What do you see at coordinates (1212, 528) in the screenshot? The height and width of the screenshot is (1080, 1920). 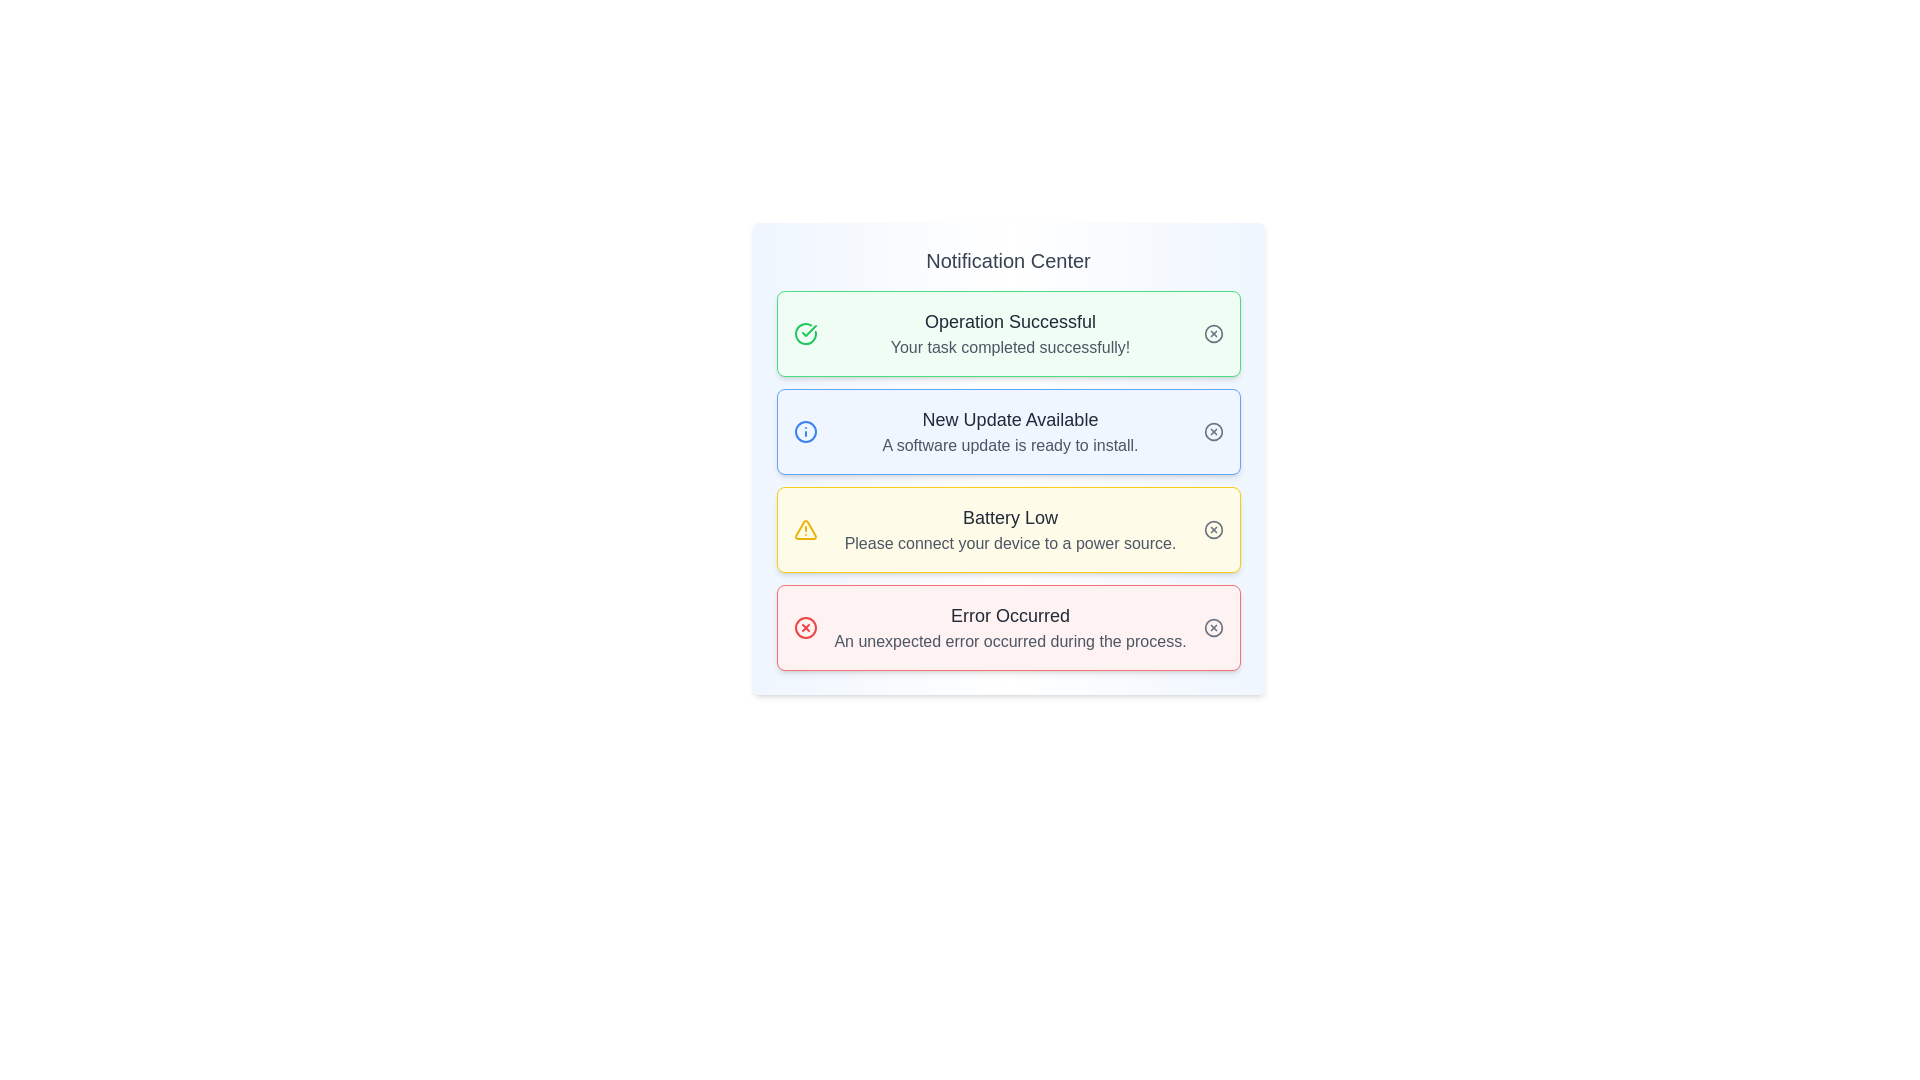 I see `the circular visual indicator of the close or remove action located in the third notification panel from the top, positioned adjacent to the right edge of the panel` at bounding box center [1212, 528].